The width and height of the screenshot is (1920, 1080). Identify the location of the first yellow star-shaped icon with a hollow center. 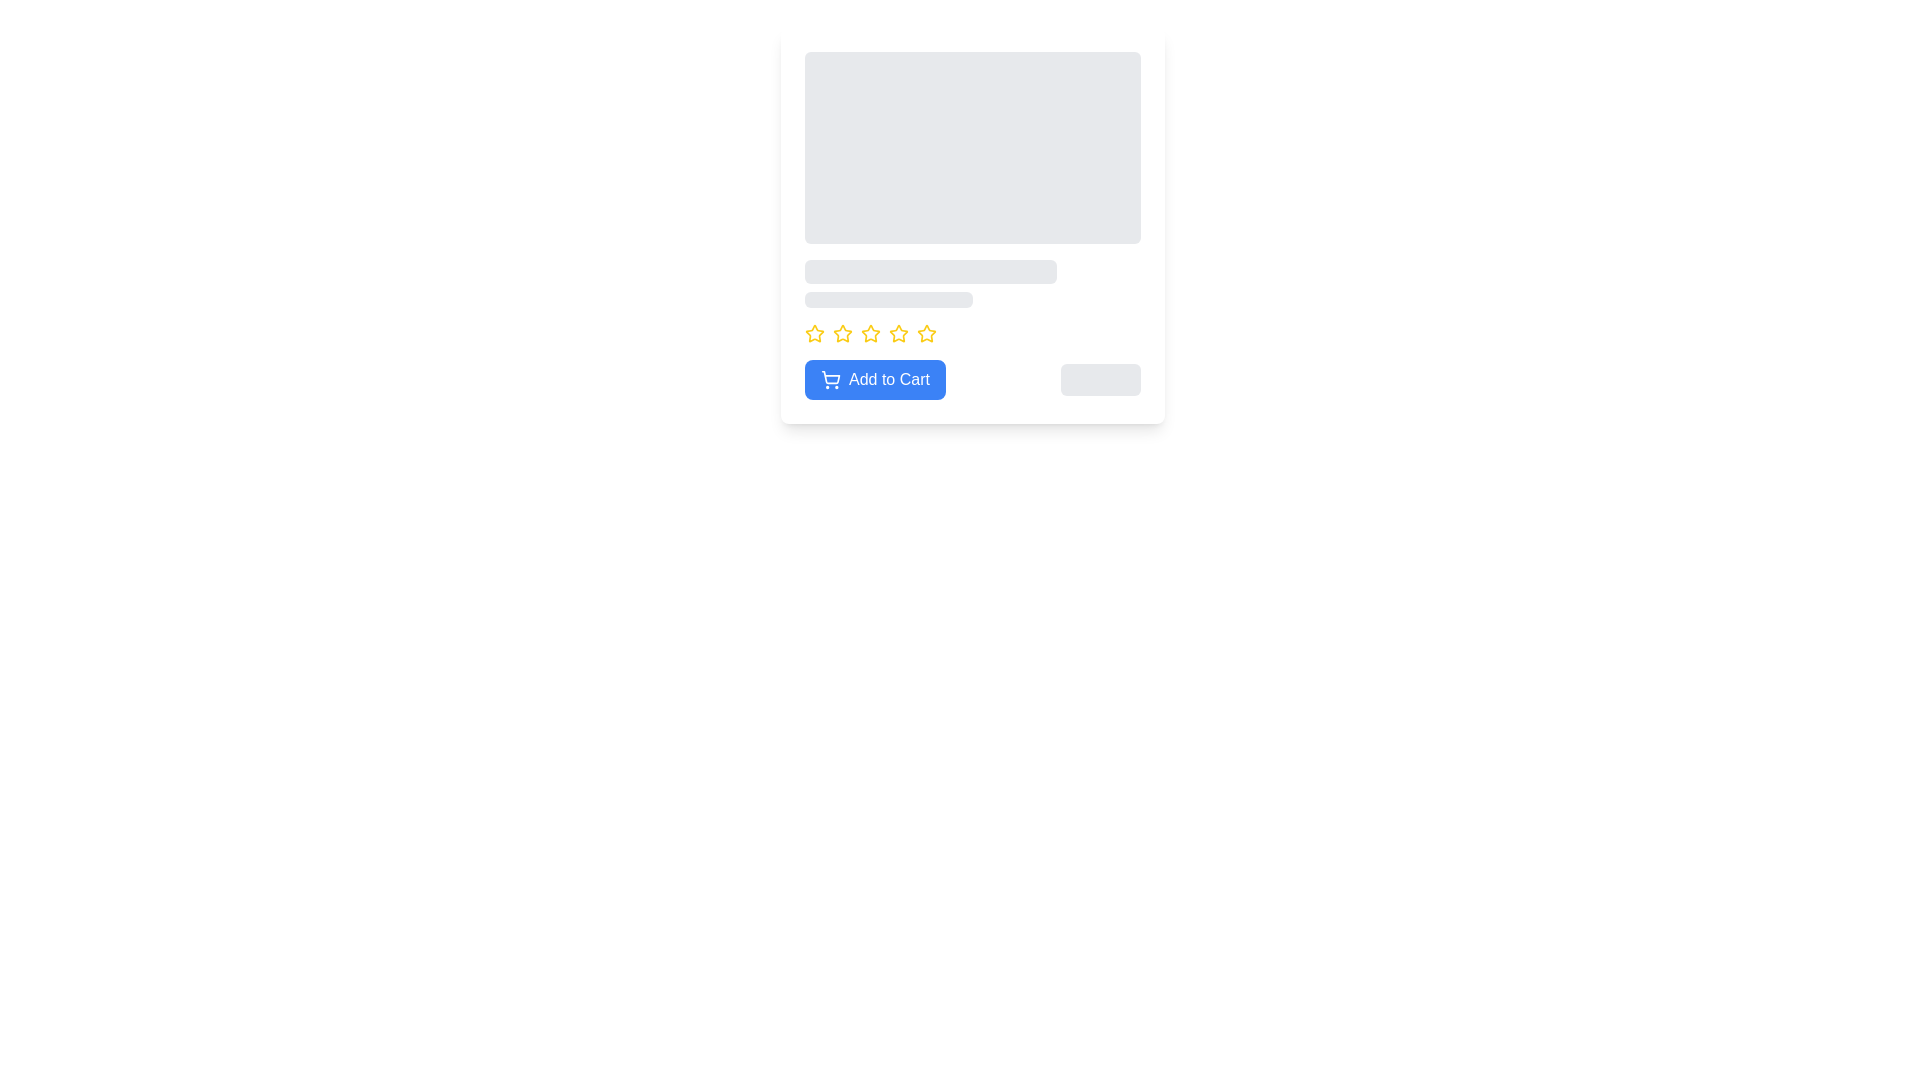
(843, 332).